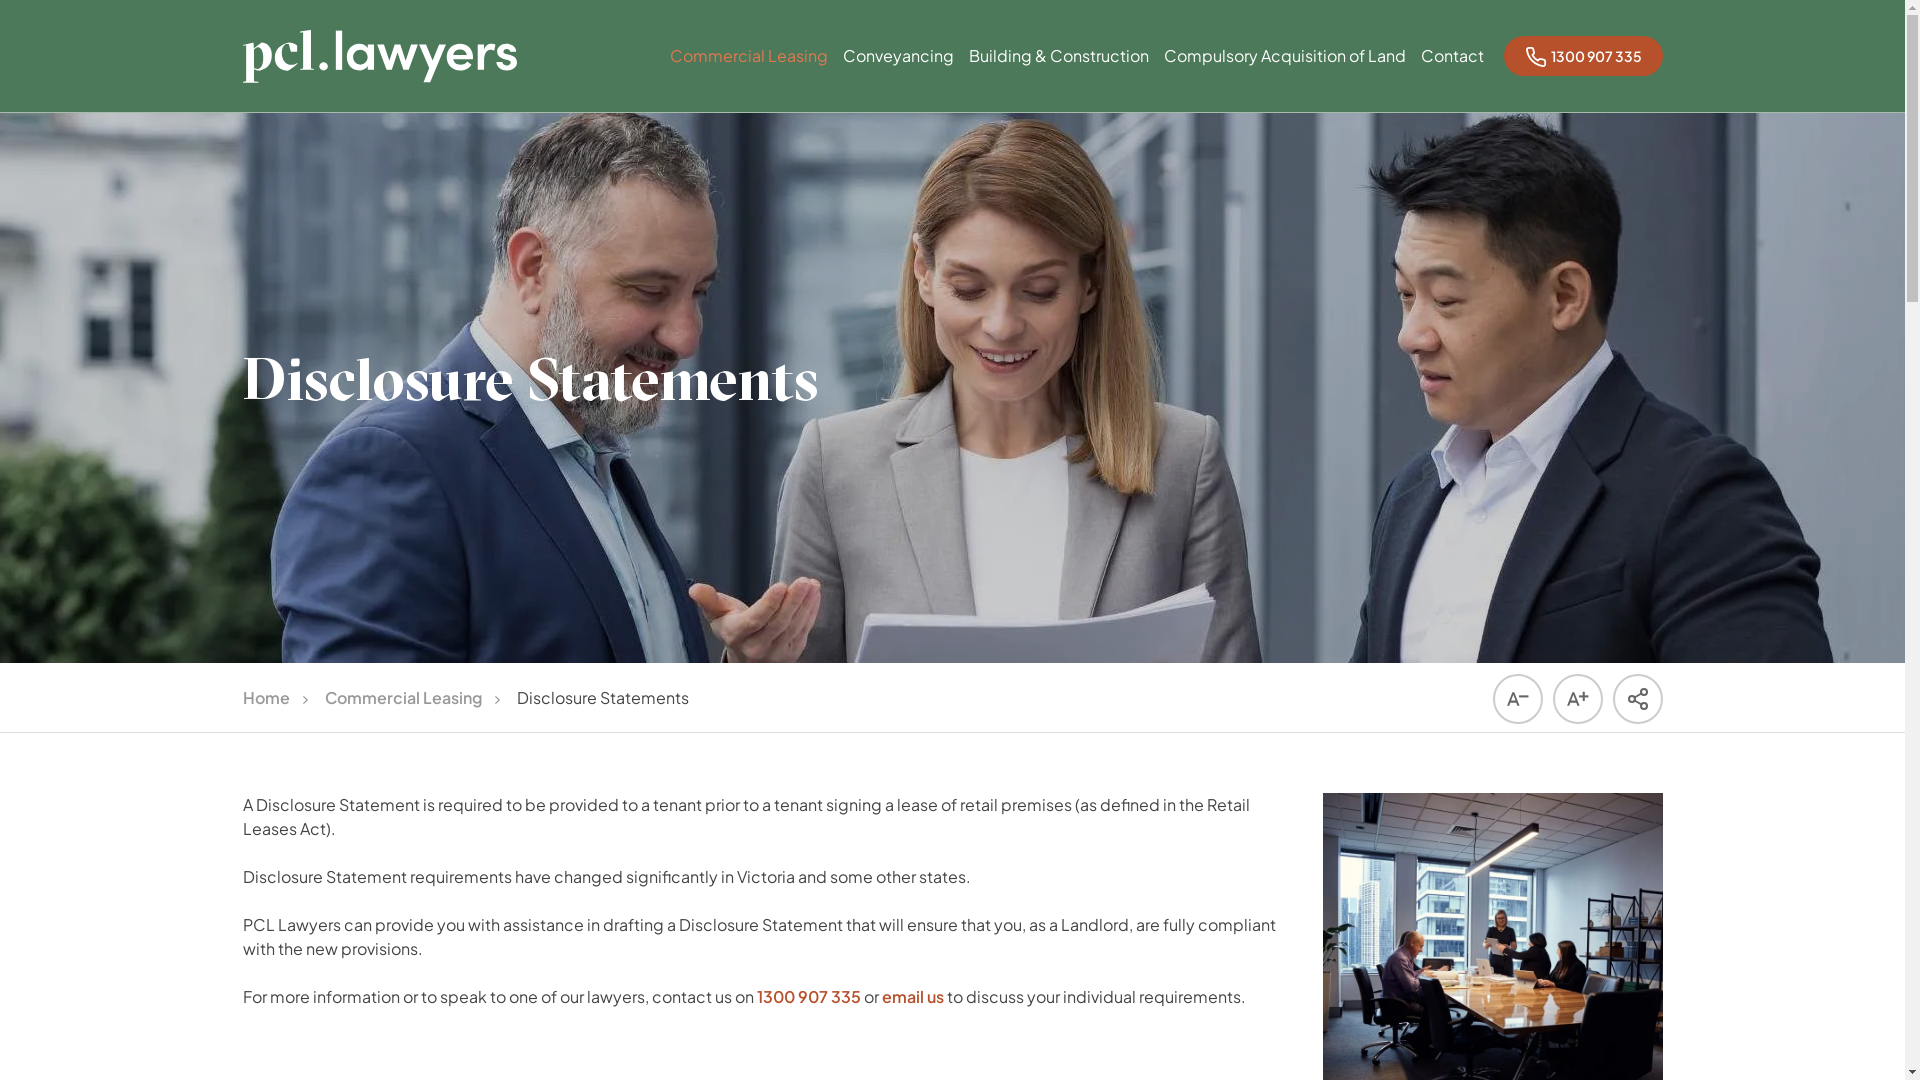 The image size is (1920, 1080). What do you see at coordinates (1056, 74) in the screenshot?
I see `'Building & Construction'` at bounding box center [1056, 74].